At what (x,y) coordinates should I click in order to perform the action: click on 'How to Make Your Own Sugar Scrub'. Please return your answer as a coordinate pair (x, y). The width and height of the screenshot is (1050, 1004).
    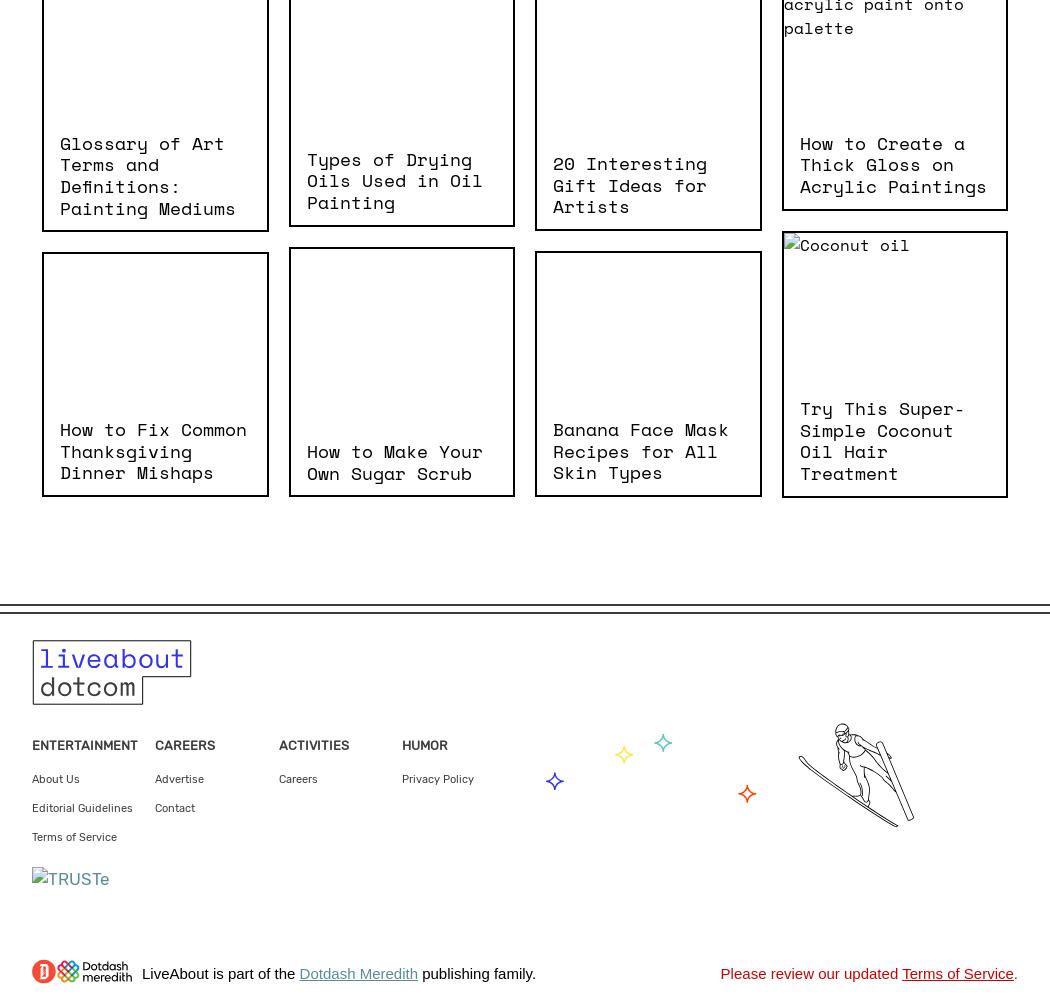
    Looking at the image, I should click on (393, 460).